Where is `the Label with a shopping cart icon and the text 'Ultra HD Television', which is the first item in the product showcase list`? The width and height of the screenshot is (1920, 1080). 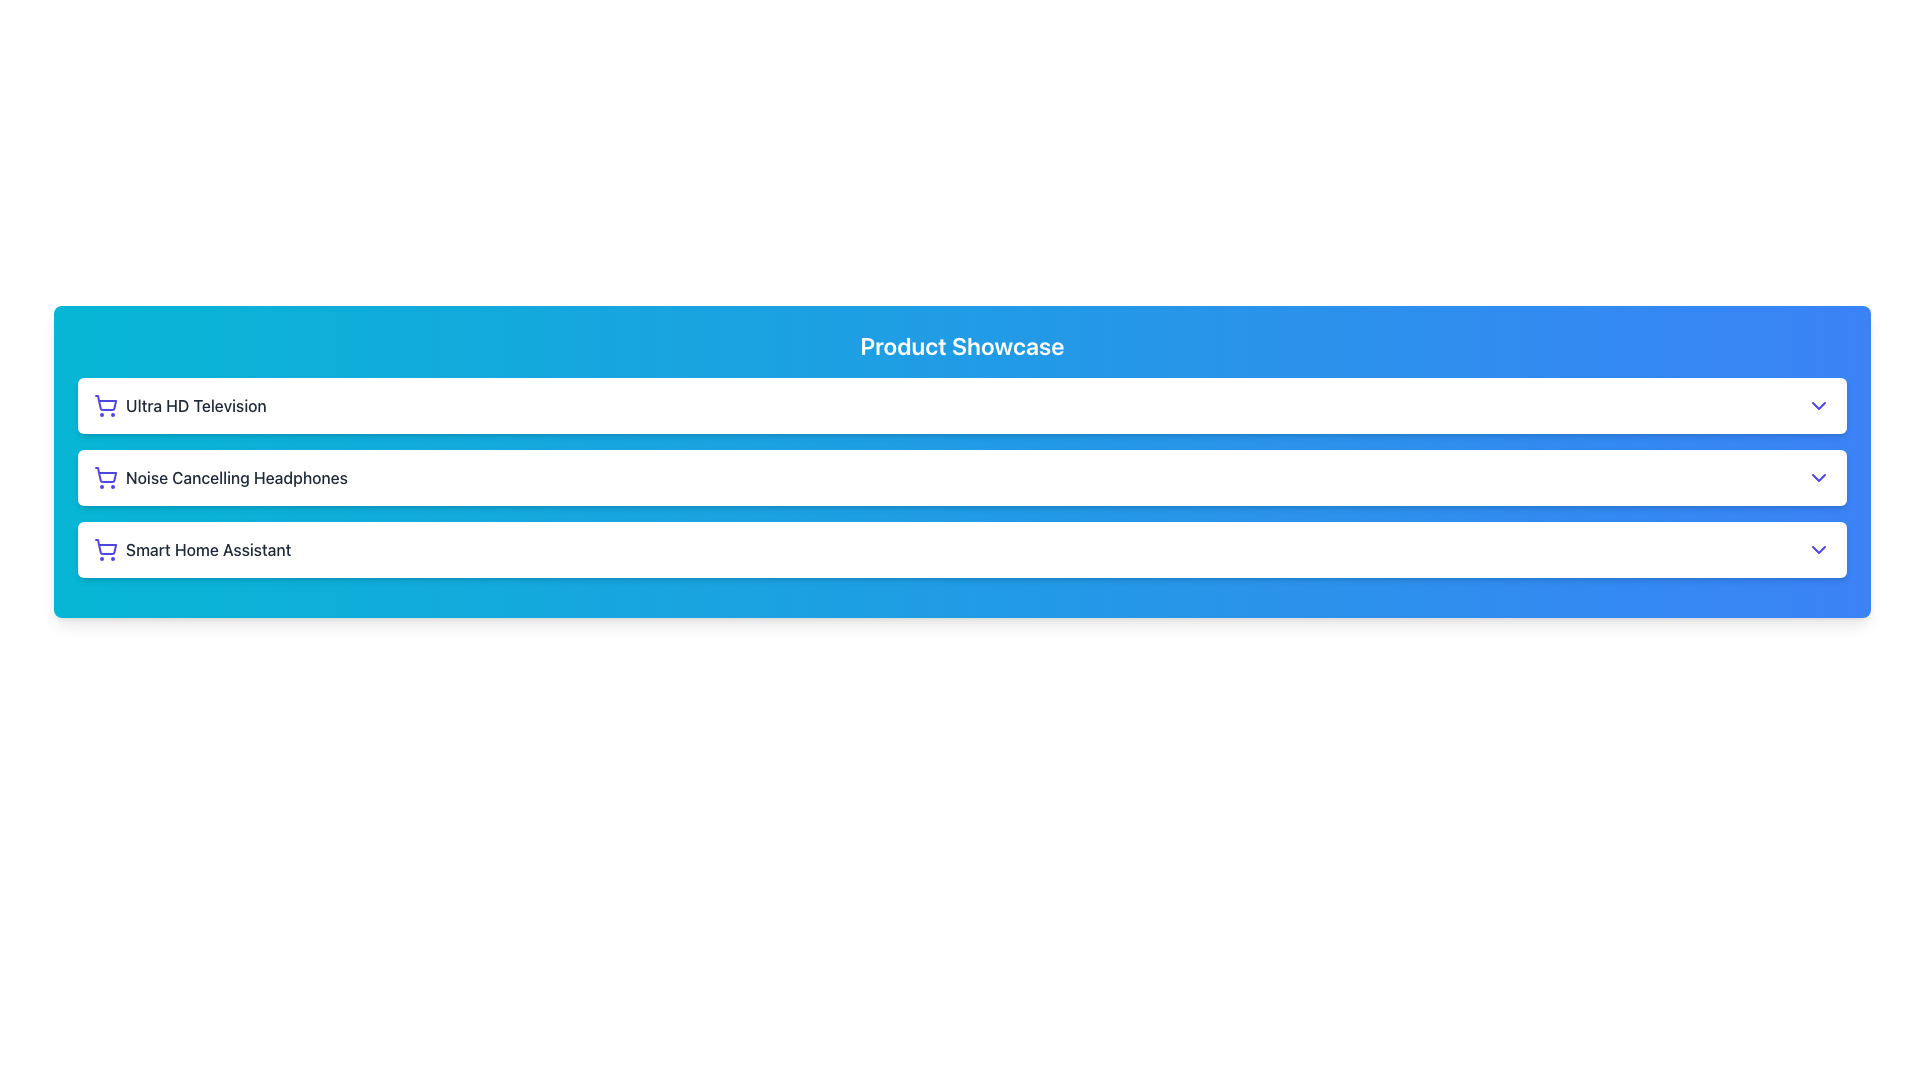
the Label with a shopping cart icon and the text 'Ultra HD Television', which is the first item in the product showcase list is located at coordinates (180, 405).